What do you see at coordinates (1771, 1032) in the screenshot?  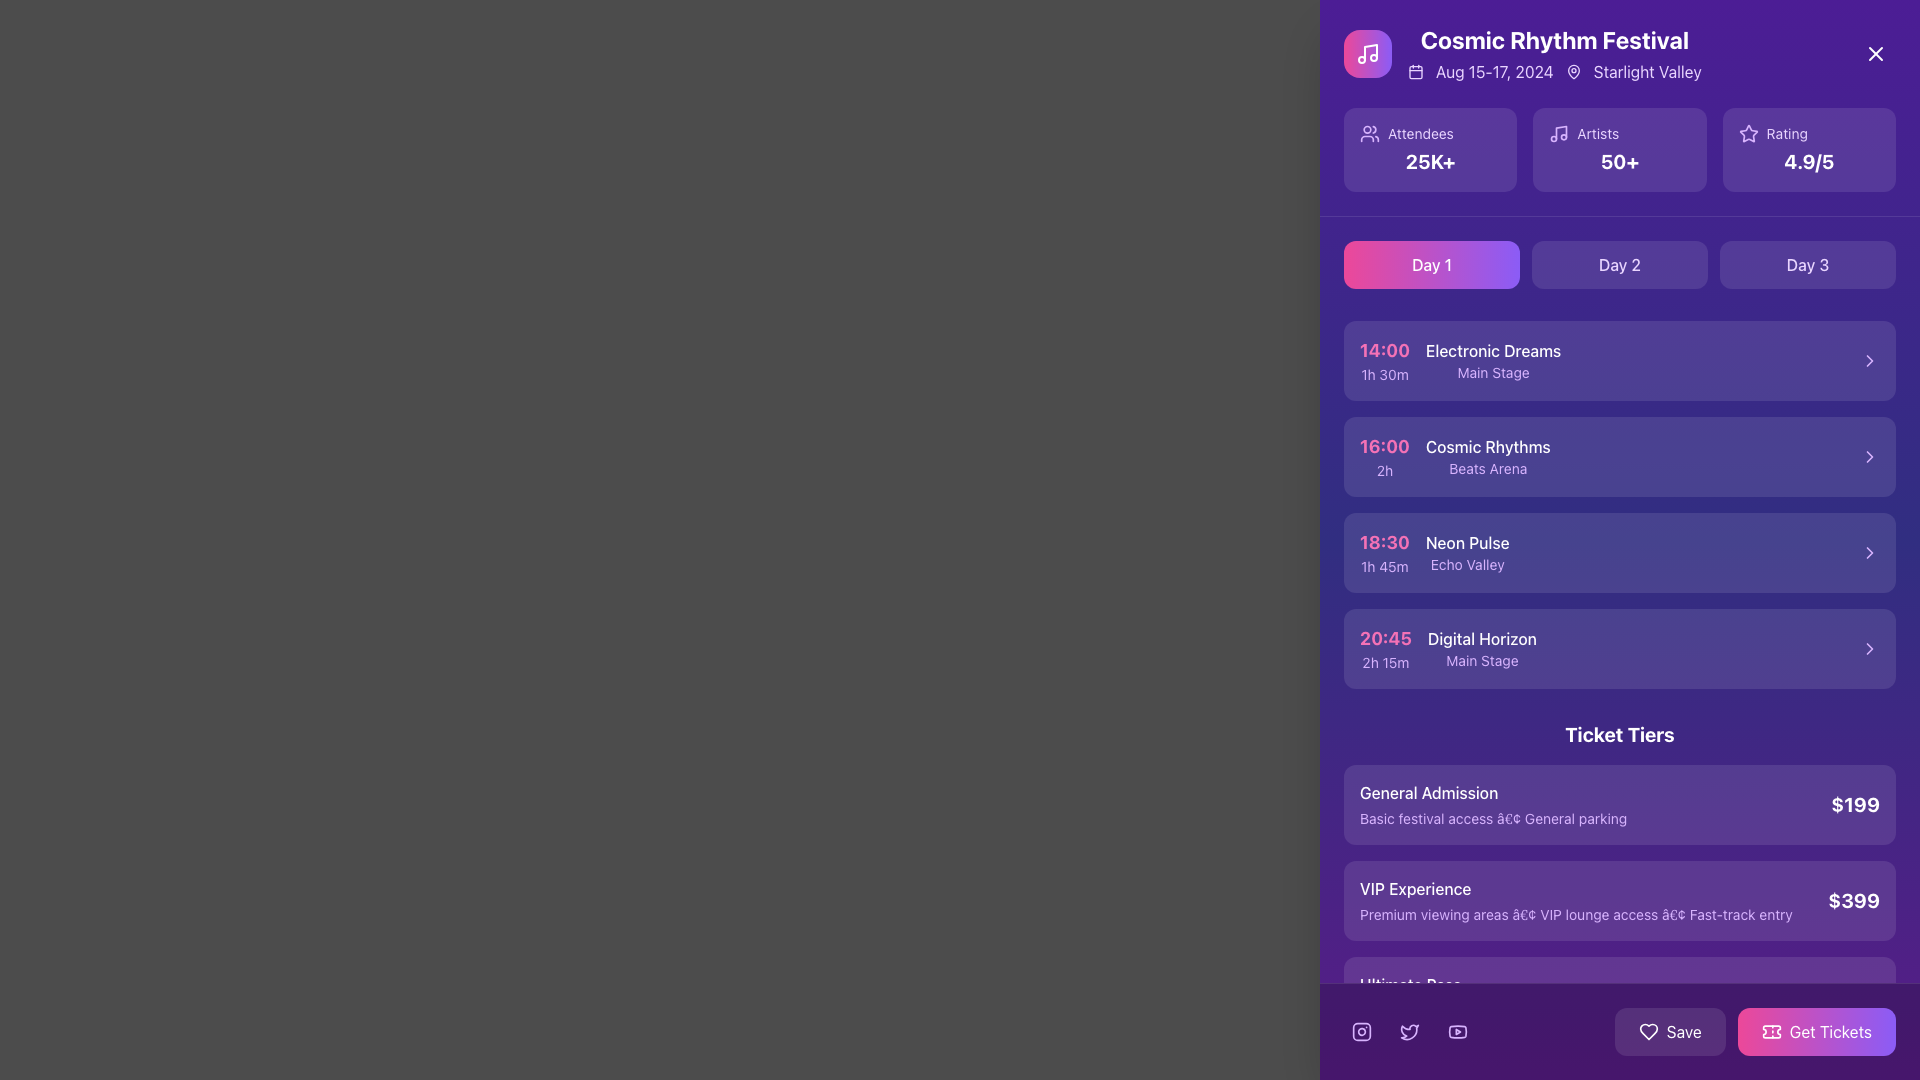 I see `the ticket icon in the 'Get Tickets' button located in the bottom-right corner of the application interface` at bounding box center [1771, 1032].